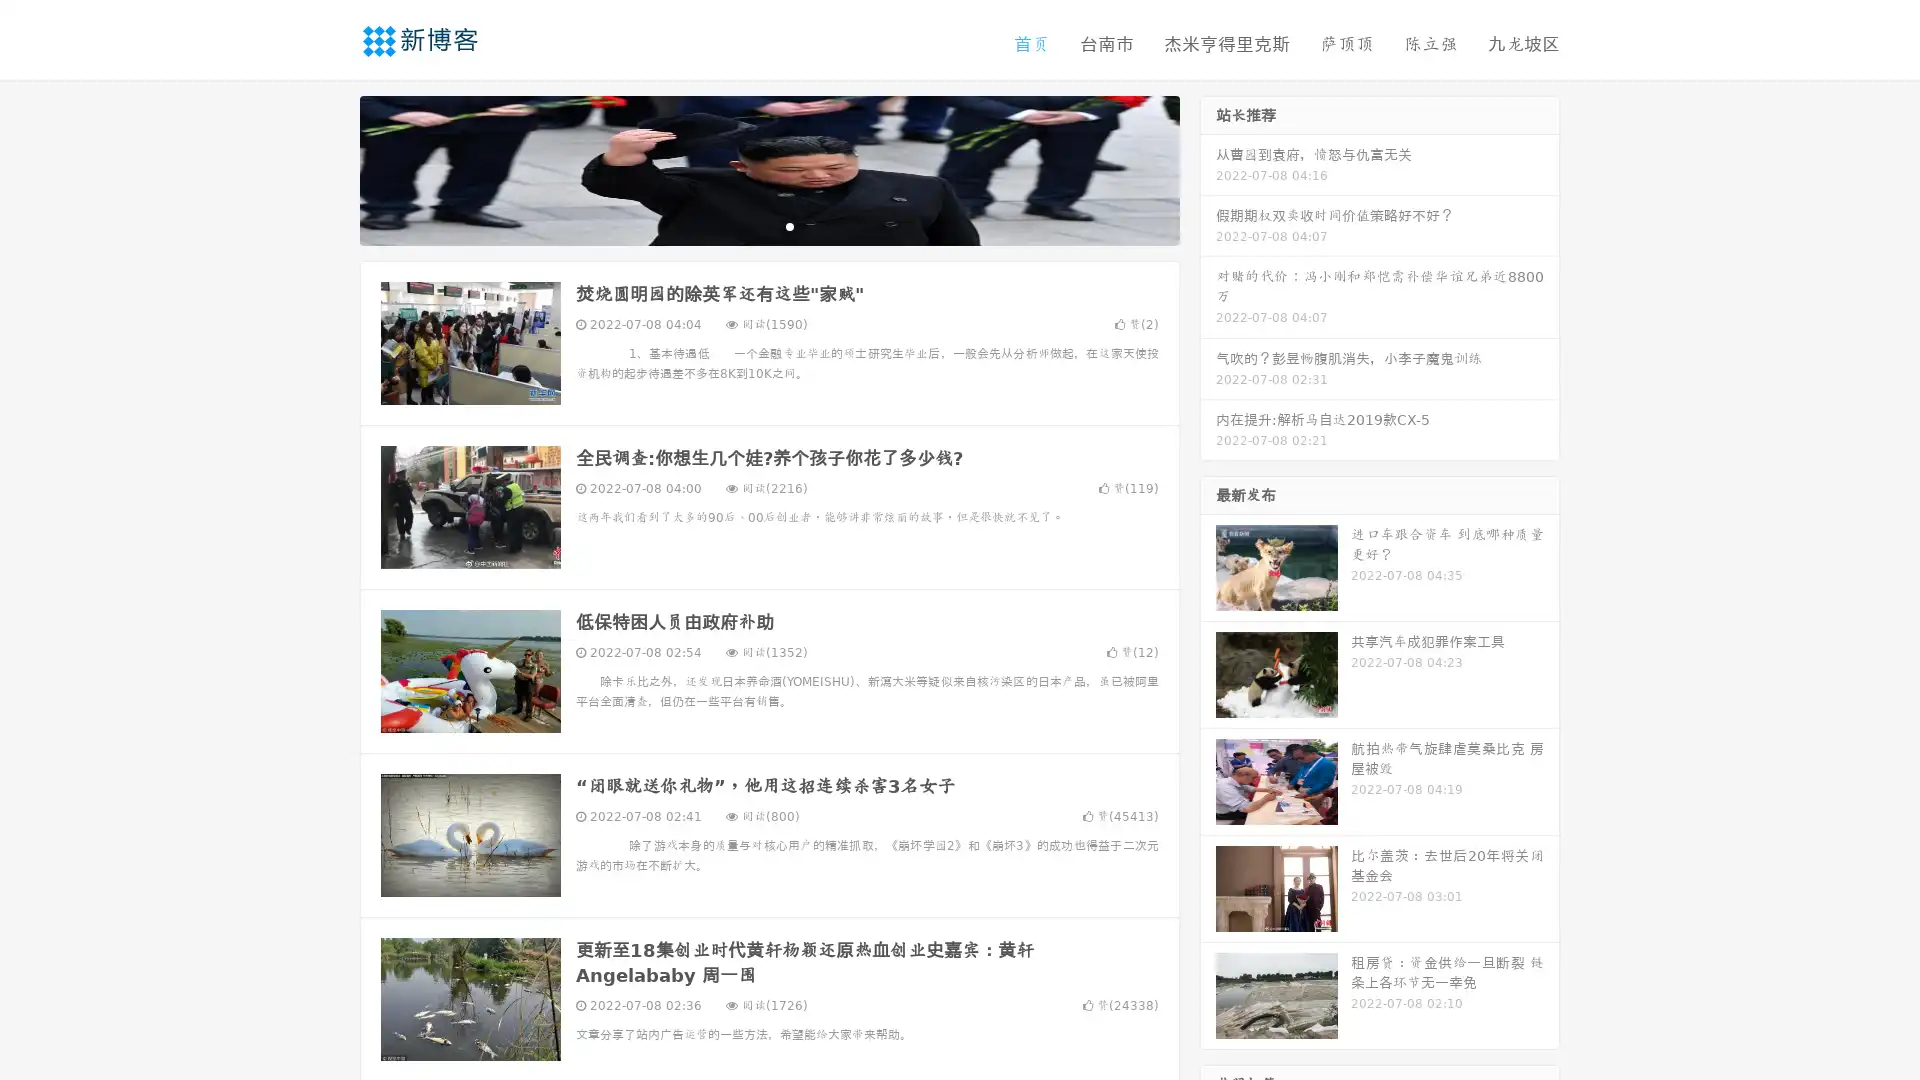 The height and width of the screenshot is (1080, 1920). Describe the element at coordinates (1208, 168) in the screenshot. I see `Next slide` at that location.